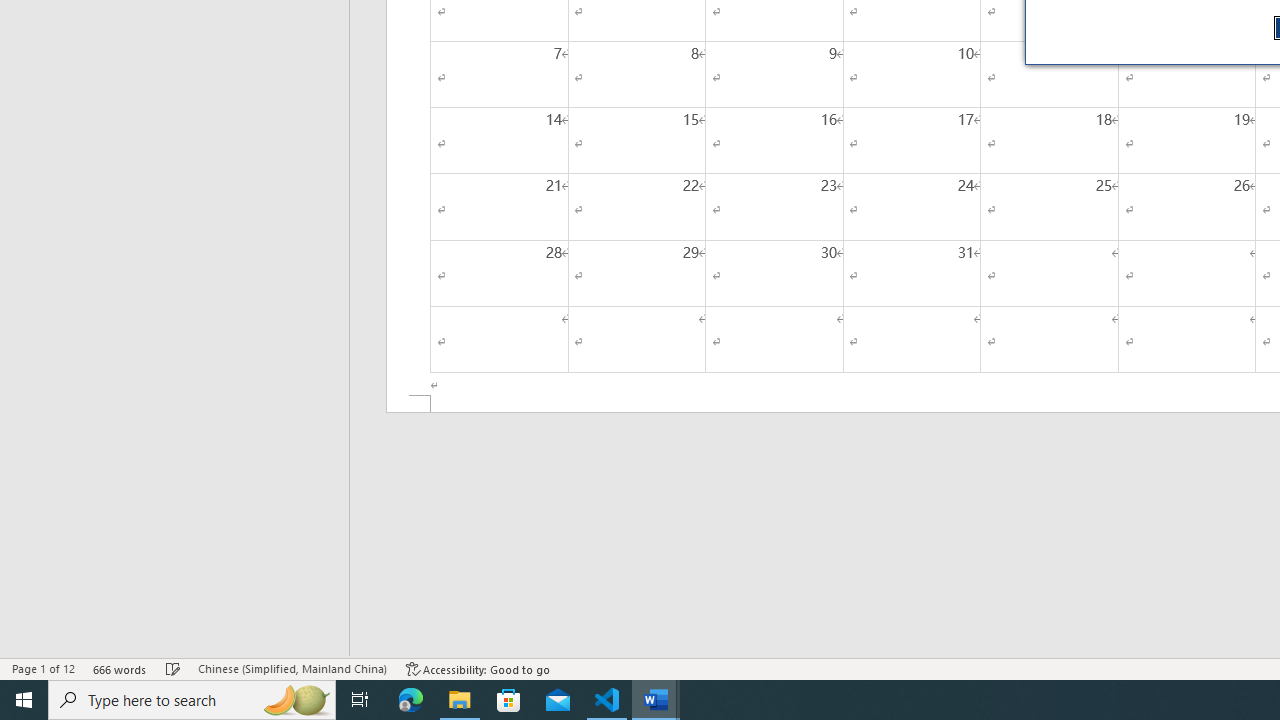  Describe the element at coordinates (410, 698) in the screenshot. I see `'Microsoft Edge'` at that location.